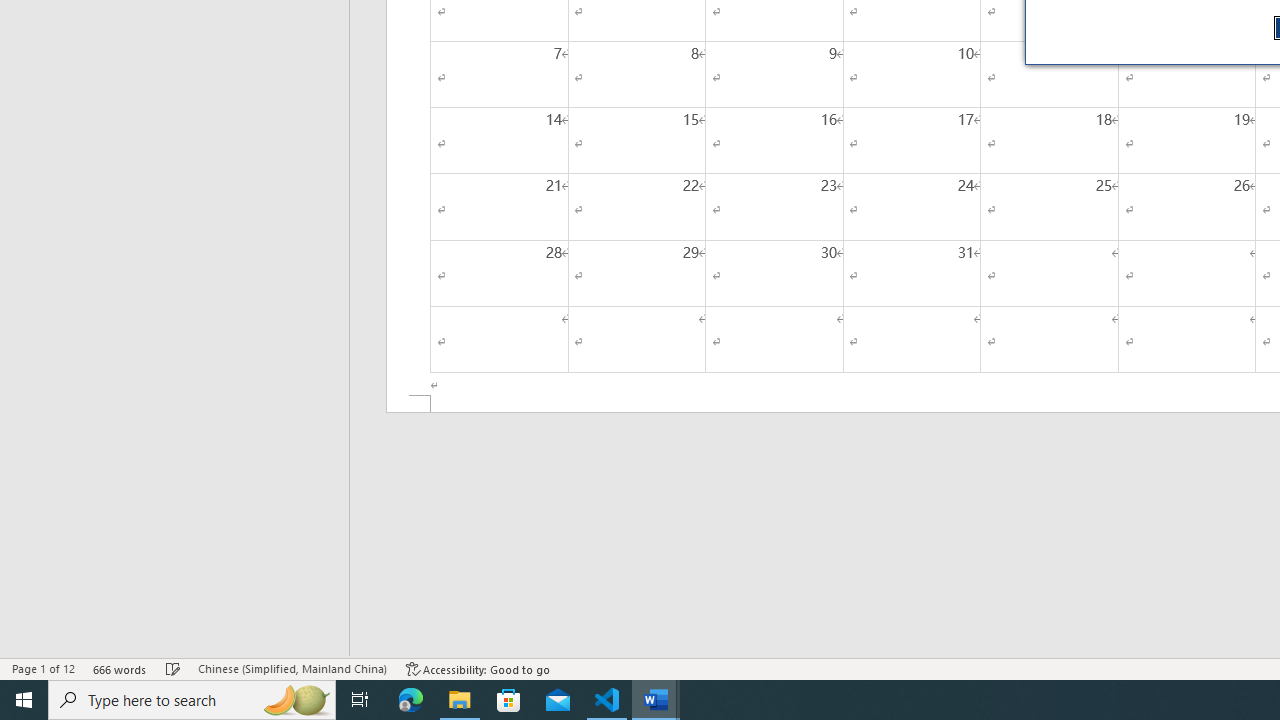  Describe the element at coordinates (410, 698) in the screenshot. I see `'Microsoft Edge'` at that location.